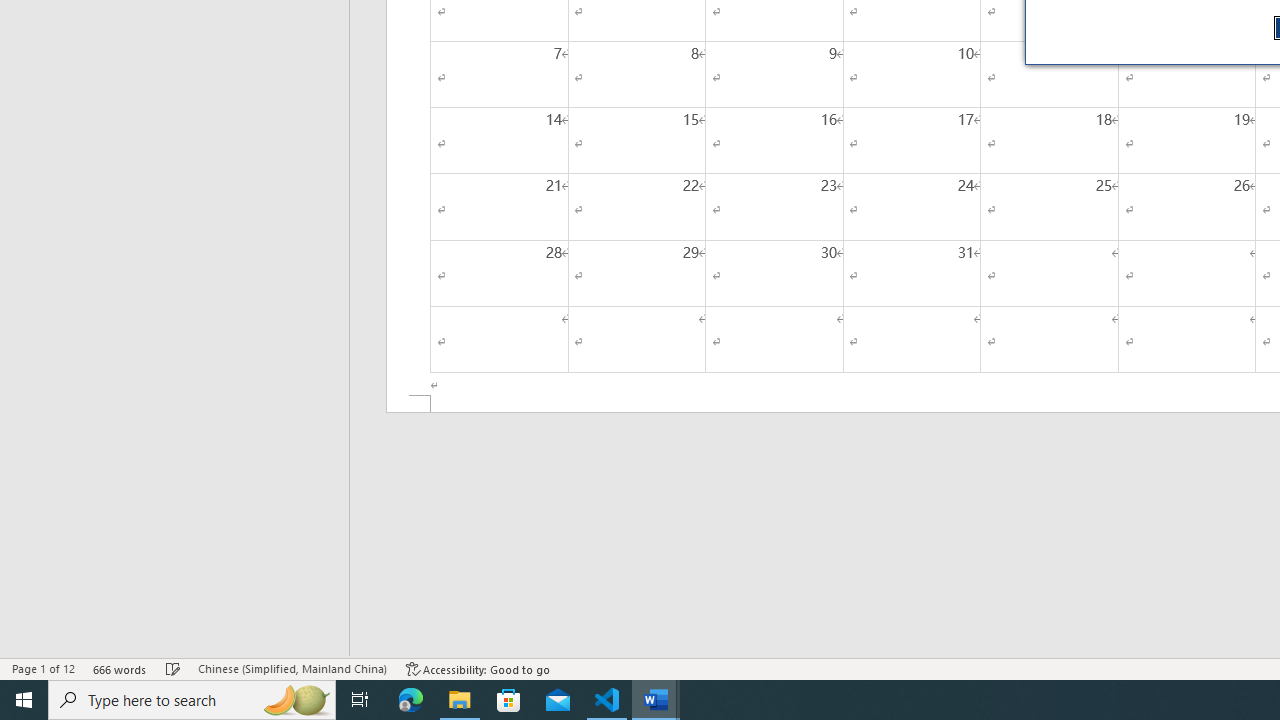  Describe the element at coordinates (410, 698) in the screenshot. I see `'Microsoft Edge'` at that location.